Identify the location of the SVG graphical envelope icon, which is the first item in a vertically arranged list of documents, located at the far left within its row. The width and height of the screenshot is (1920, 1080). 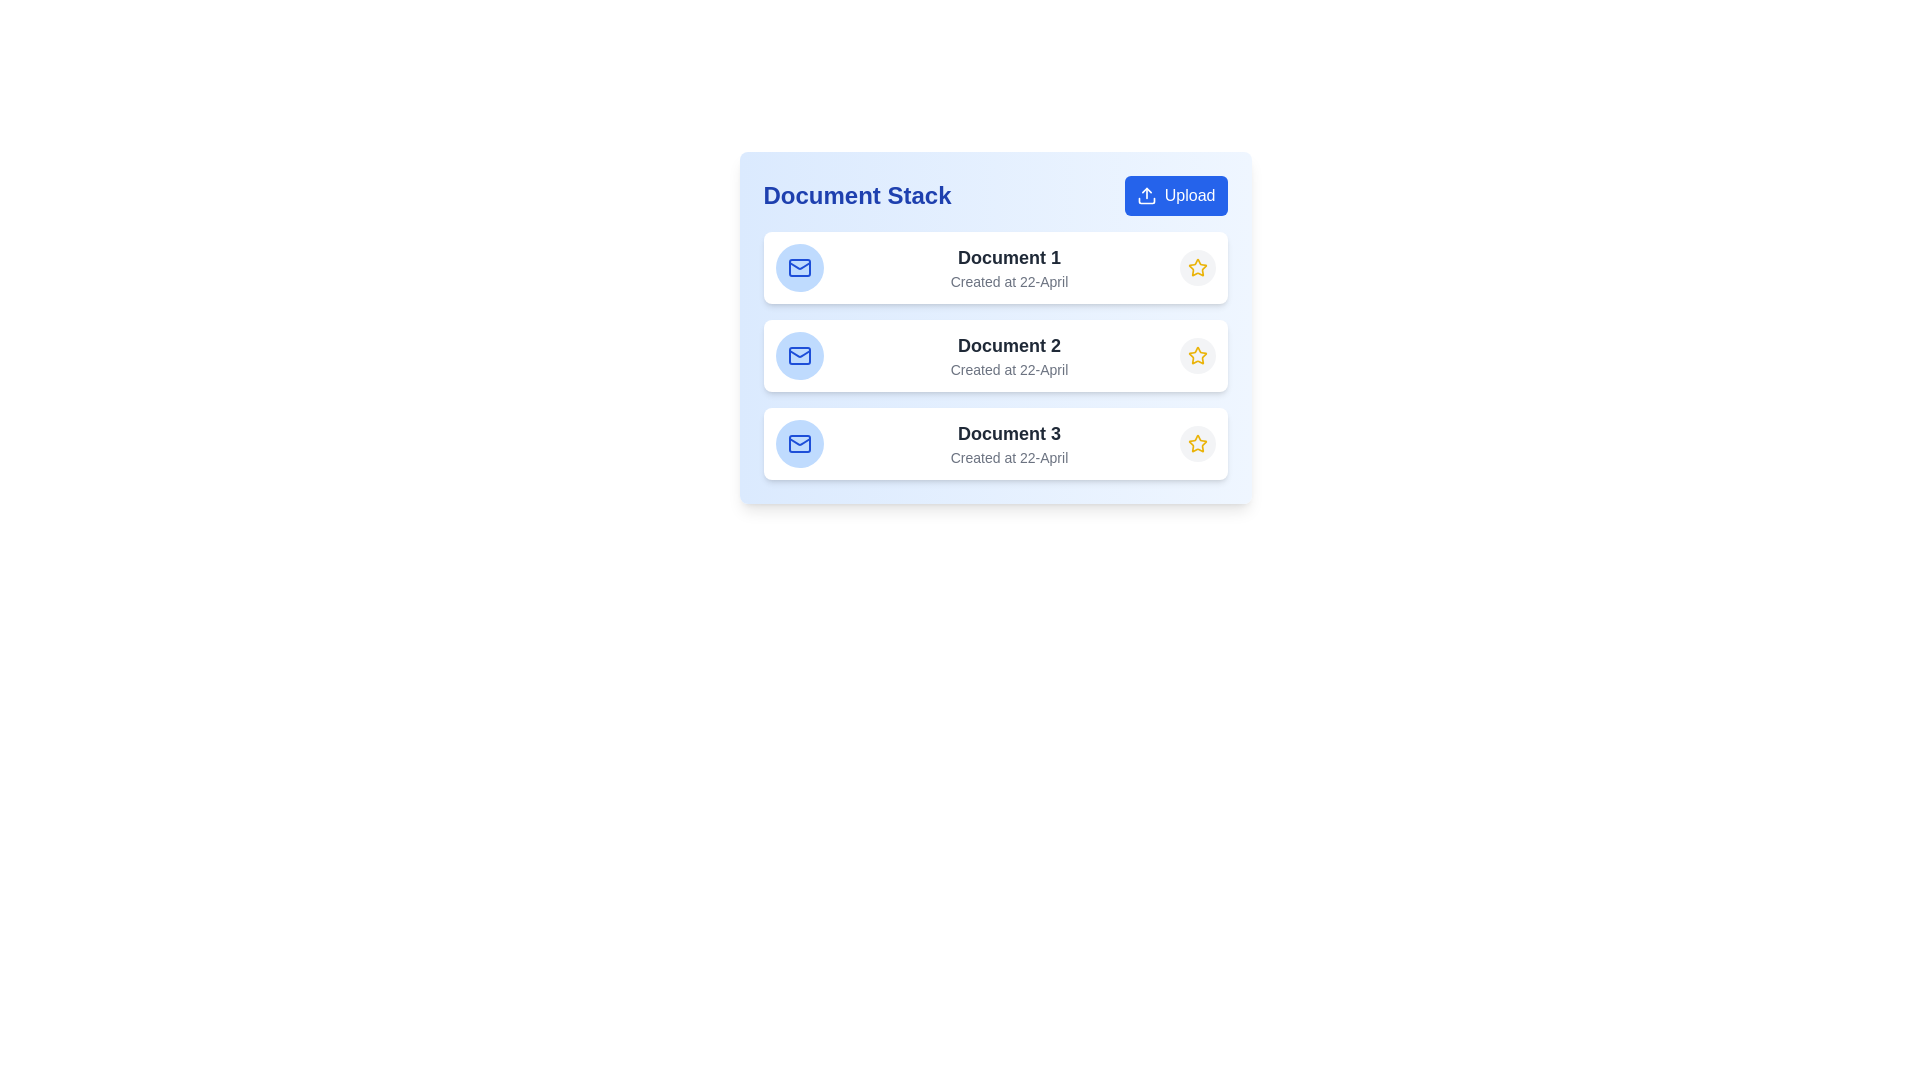
(798, 266).